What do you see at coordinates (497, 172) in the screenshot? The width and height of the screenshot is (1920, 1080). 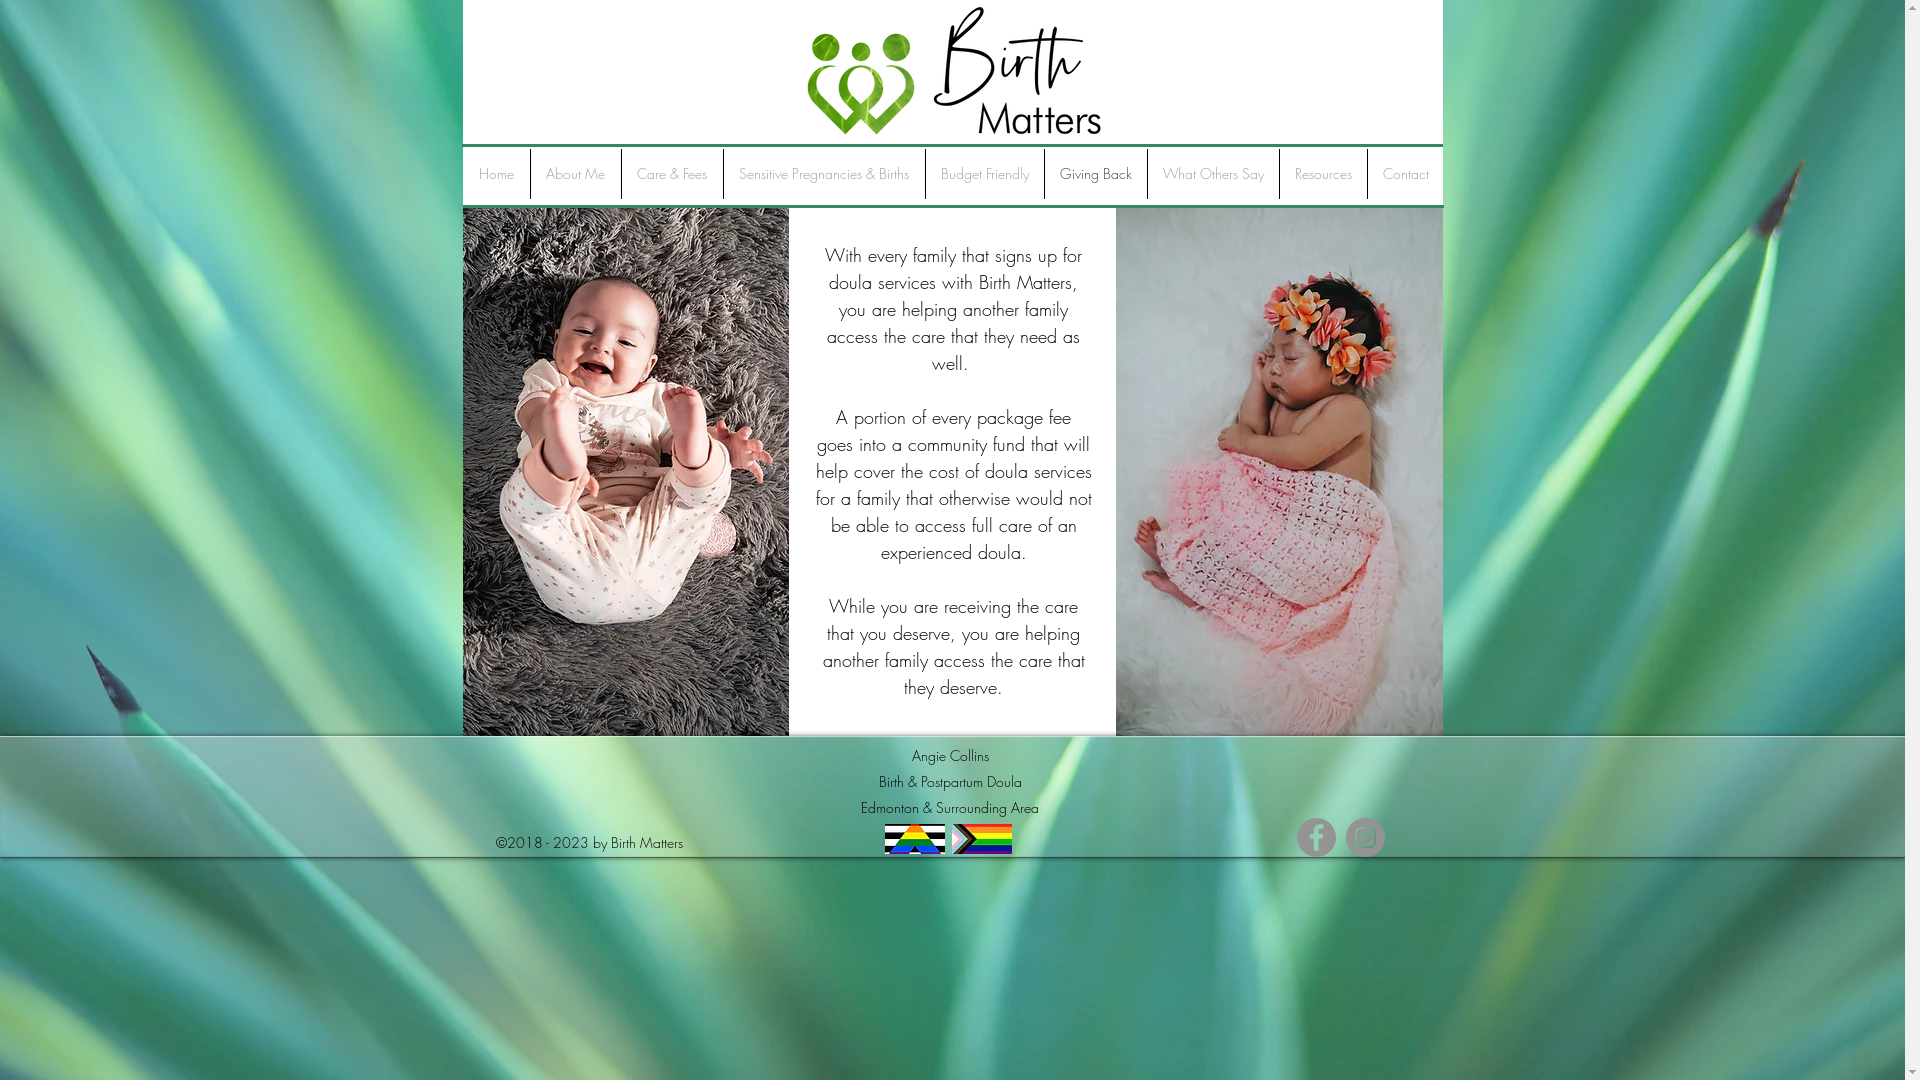 I see `'Home'` at bounding box center [497, 172].